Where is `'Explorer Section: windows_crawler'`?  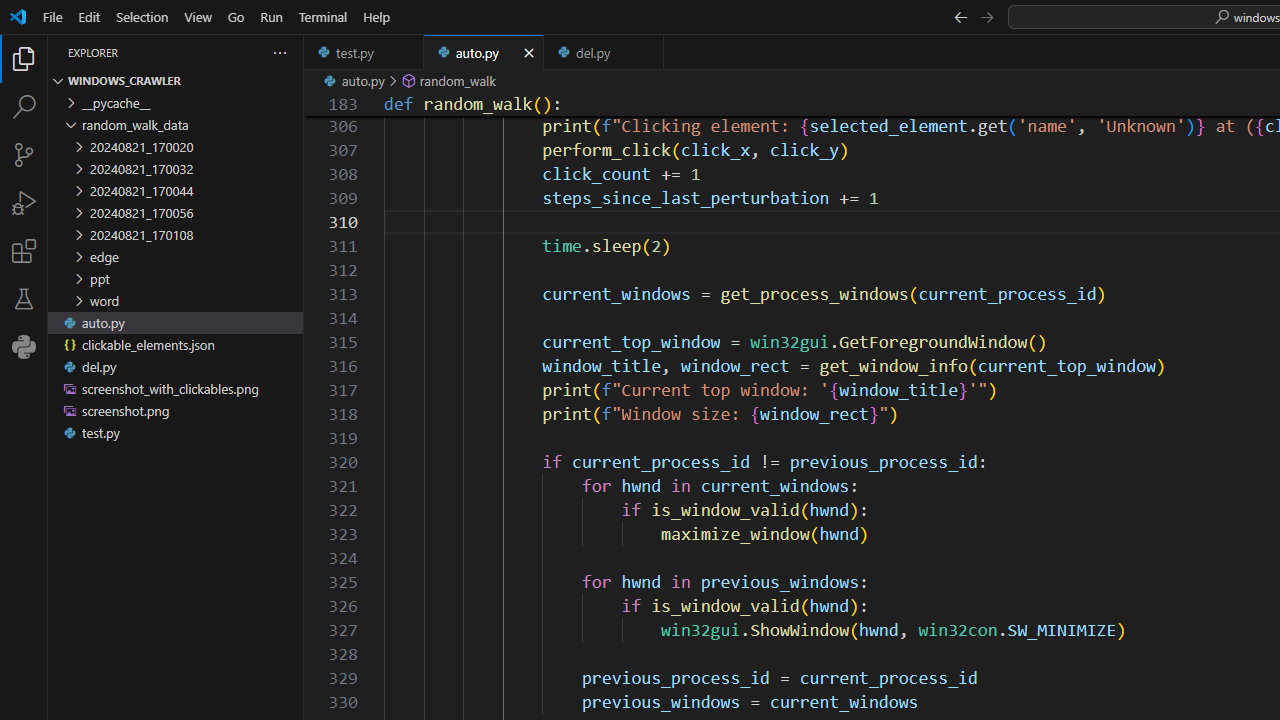
'Explorer Section: windows_crawler' is located at coordinates (176, 80).